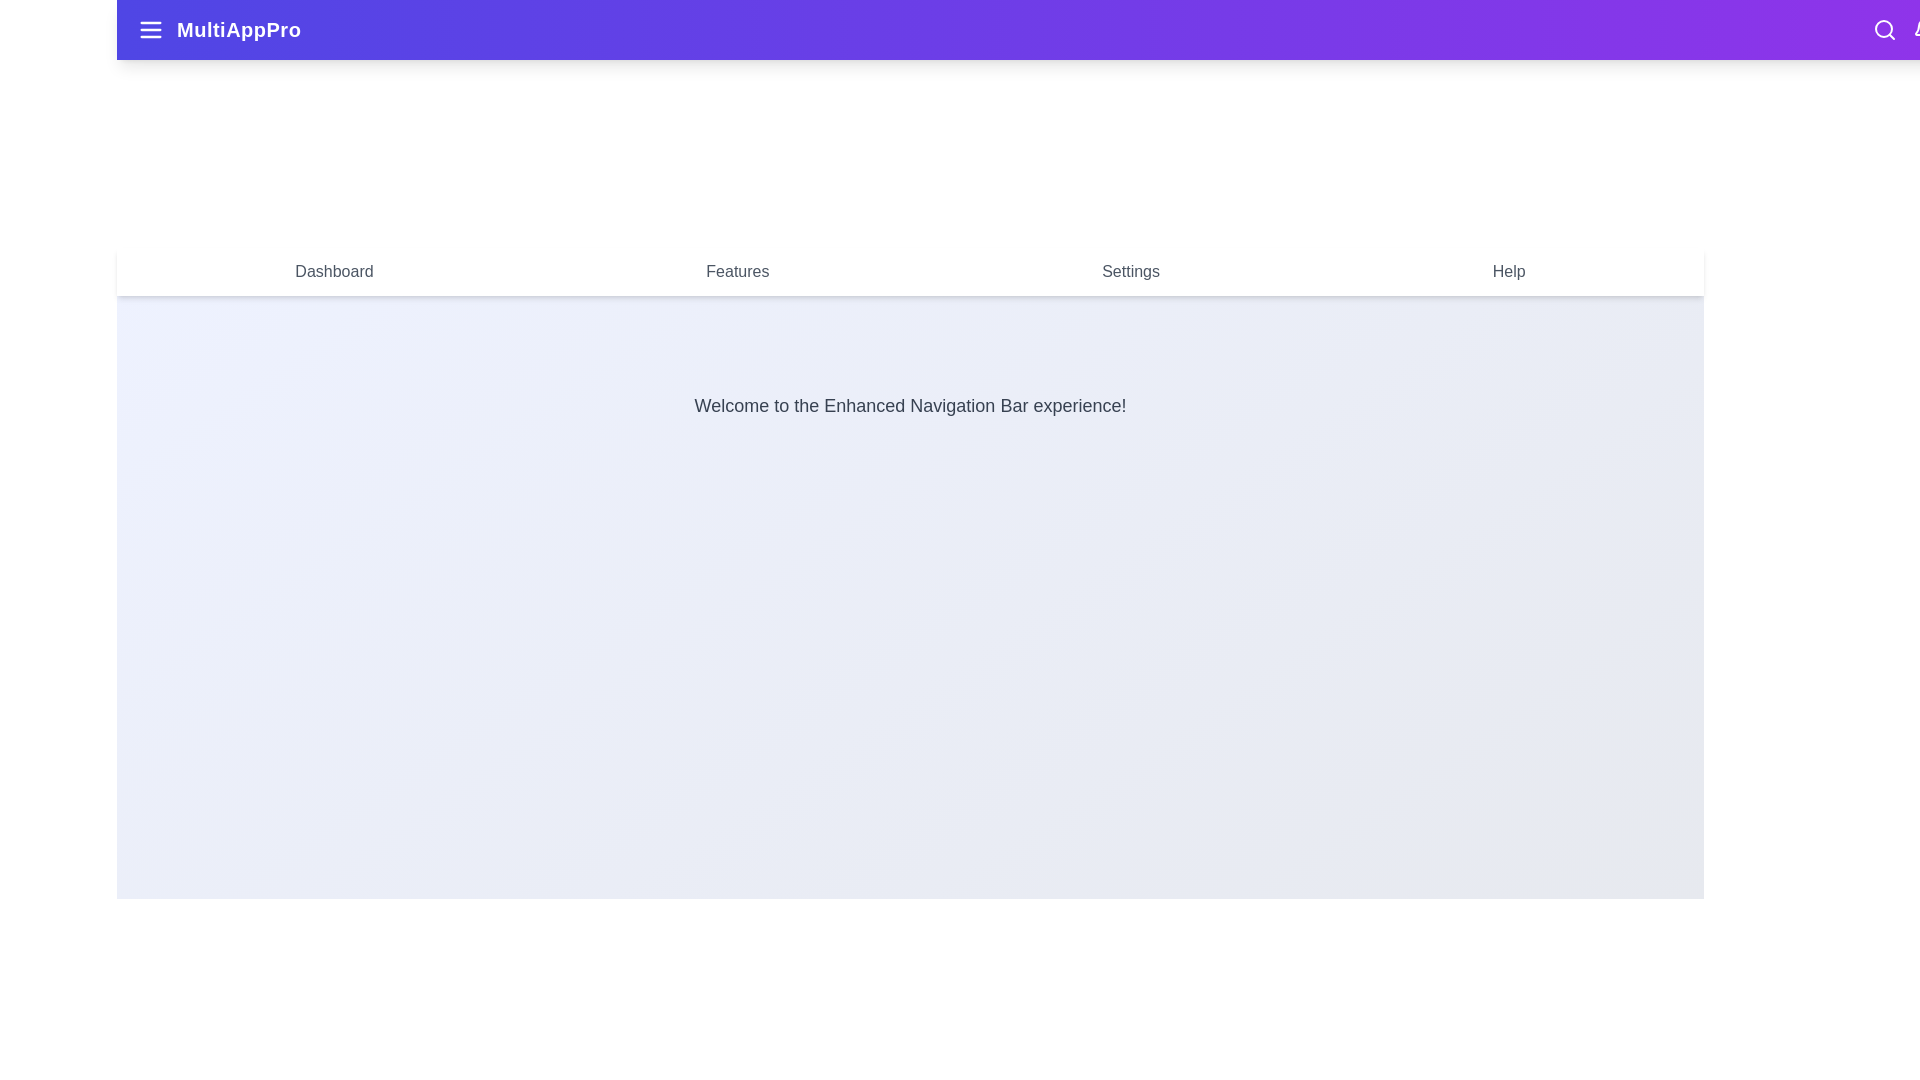  Describe the element at coordinates (1131, 272) in the screenshot. I see `the navigation menu item labeled Settings` at that location.